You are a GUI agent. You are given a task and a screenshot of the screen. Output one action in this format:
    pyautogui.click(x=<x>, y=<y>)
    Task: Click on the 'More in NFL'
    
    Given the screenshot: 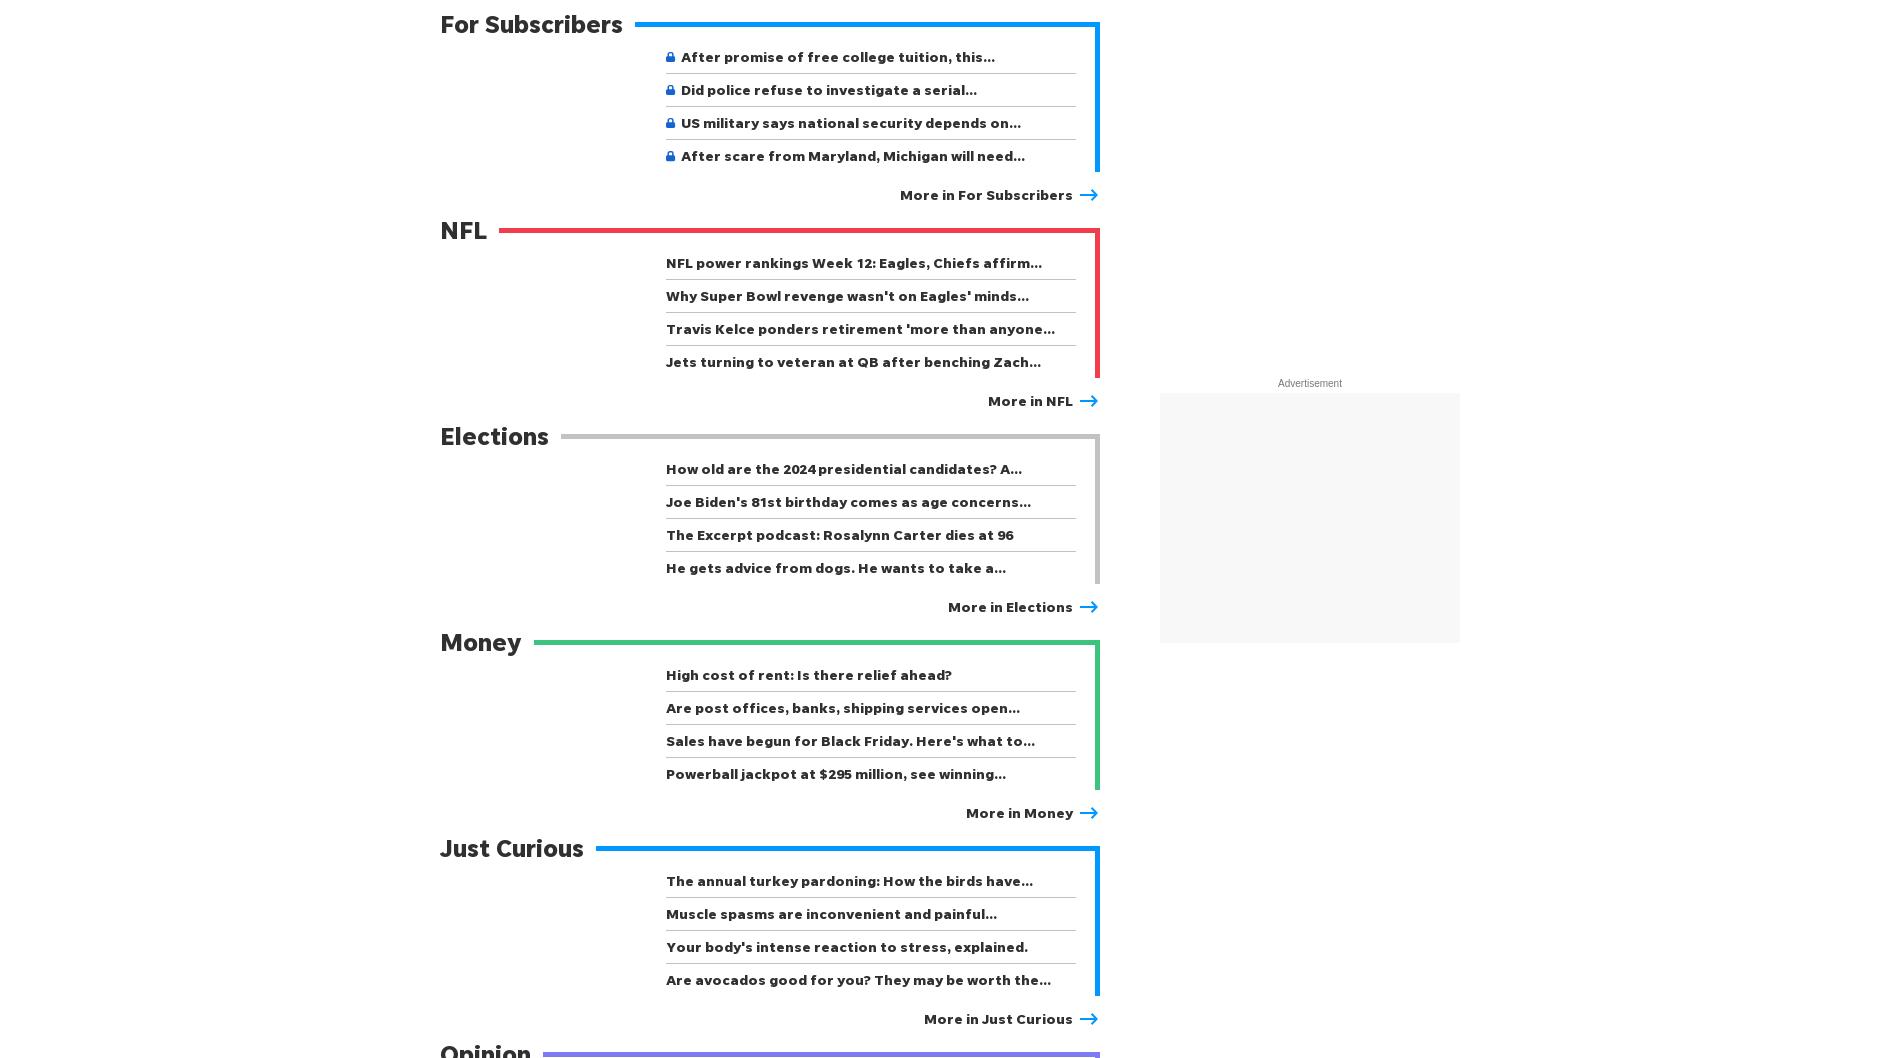 What is the action you would take?
    pyautogui.click(x=988, y=400)
    